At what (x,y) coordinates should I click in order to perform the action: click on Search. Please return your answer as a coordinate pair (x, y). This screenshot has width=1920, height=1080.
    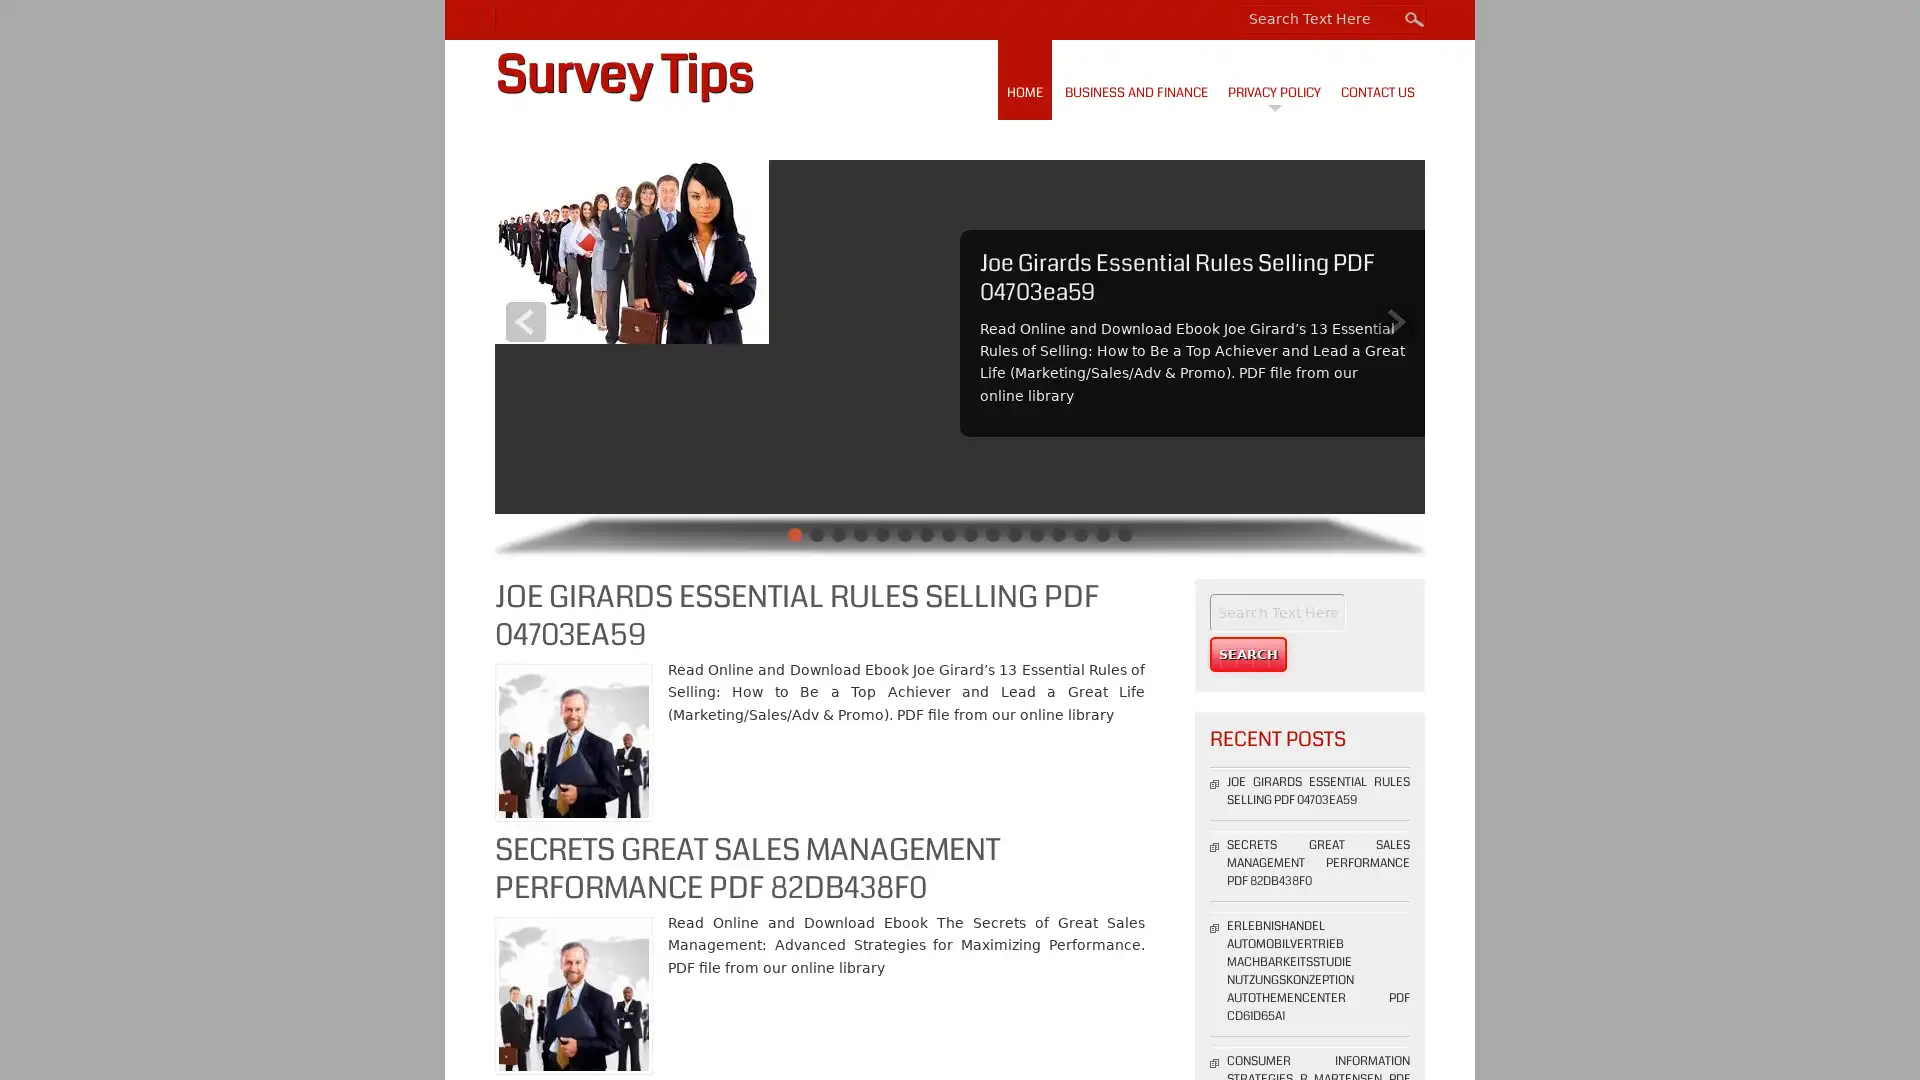
    Looking at the image, I should click on (1247, 654).